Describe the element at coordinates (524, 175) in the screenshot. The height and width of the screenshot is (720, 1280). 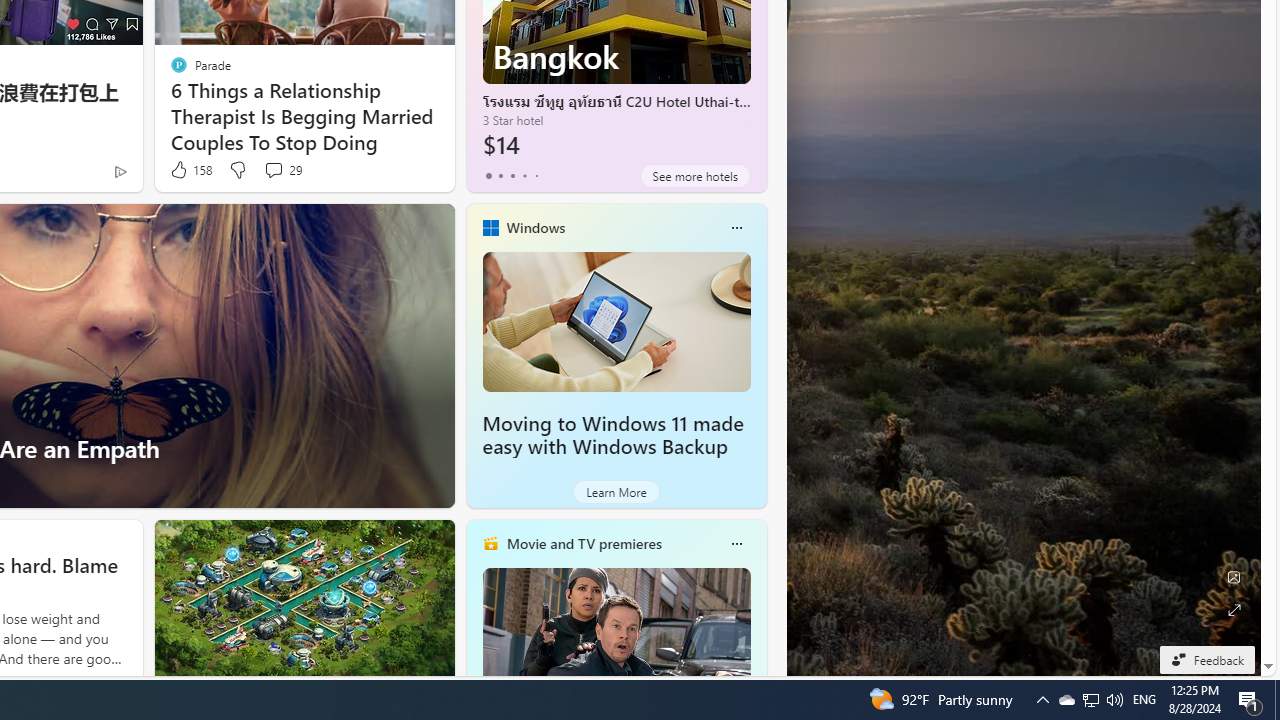
I see `'tab-3'` at that location.